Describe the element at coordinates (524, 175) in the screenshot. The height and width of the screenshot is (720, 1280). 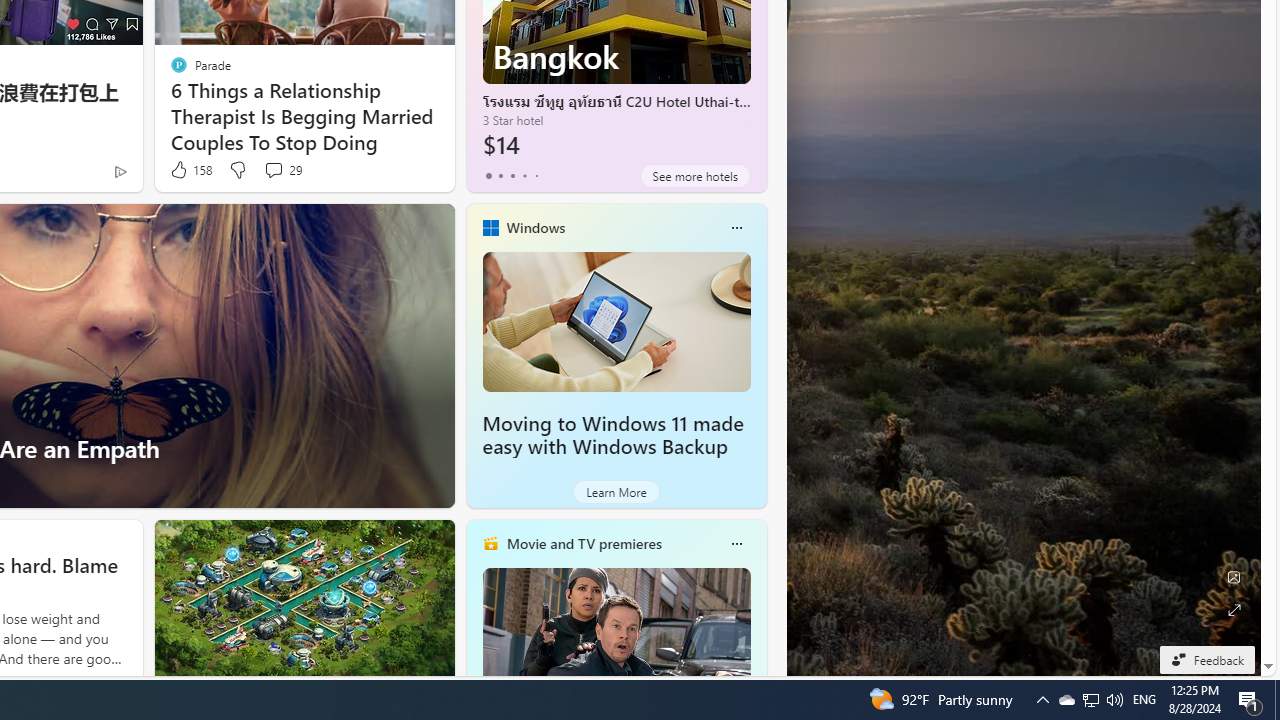
I see `'tab-3'` at that location.